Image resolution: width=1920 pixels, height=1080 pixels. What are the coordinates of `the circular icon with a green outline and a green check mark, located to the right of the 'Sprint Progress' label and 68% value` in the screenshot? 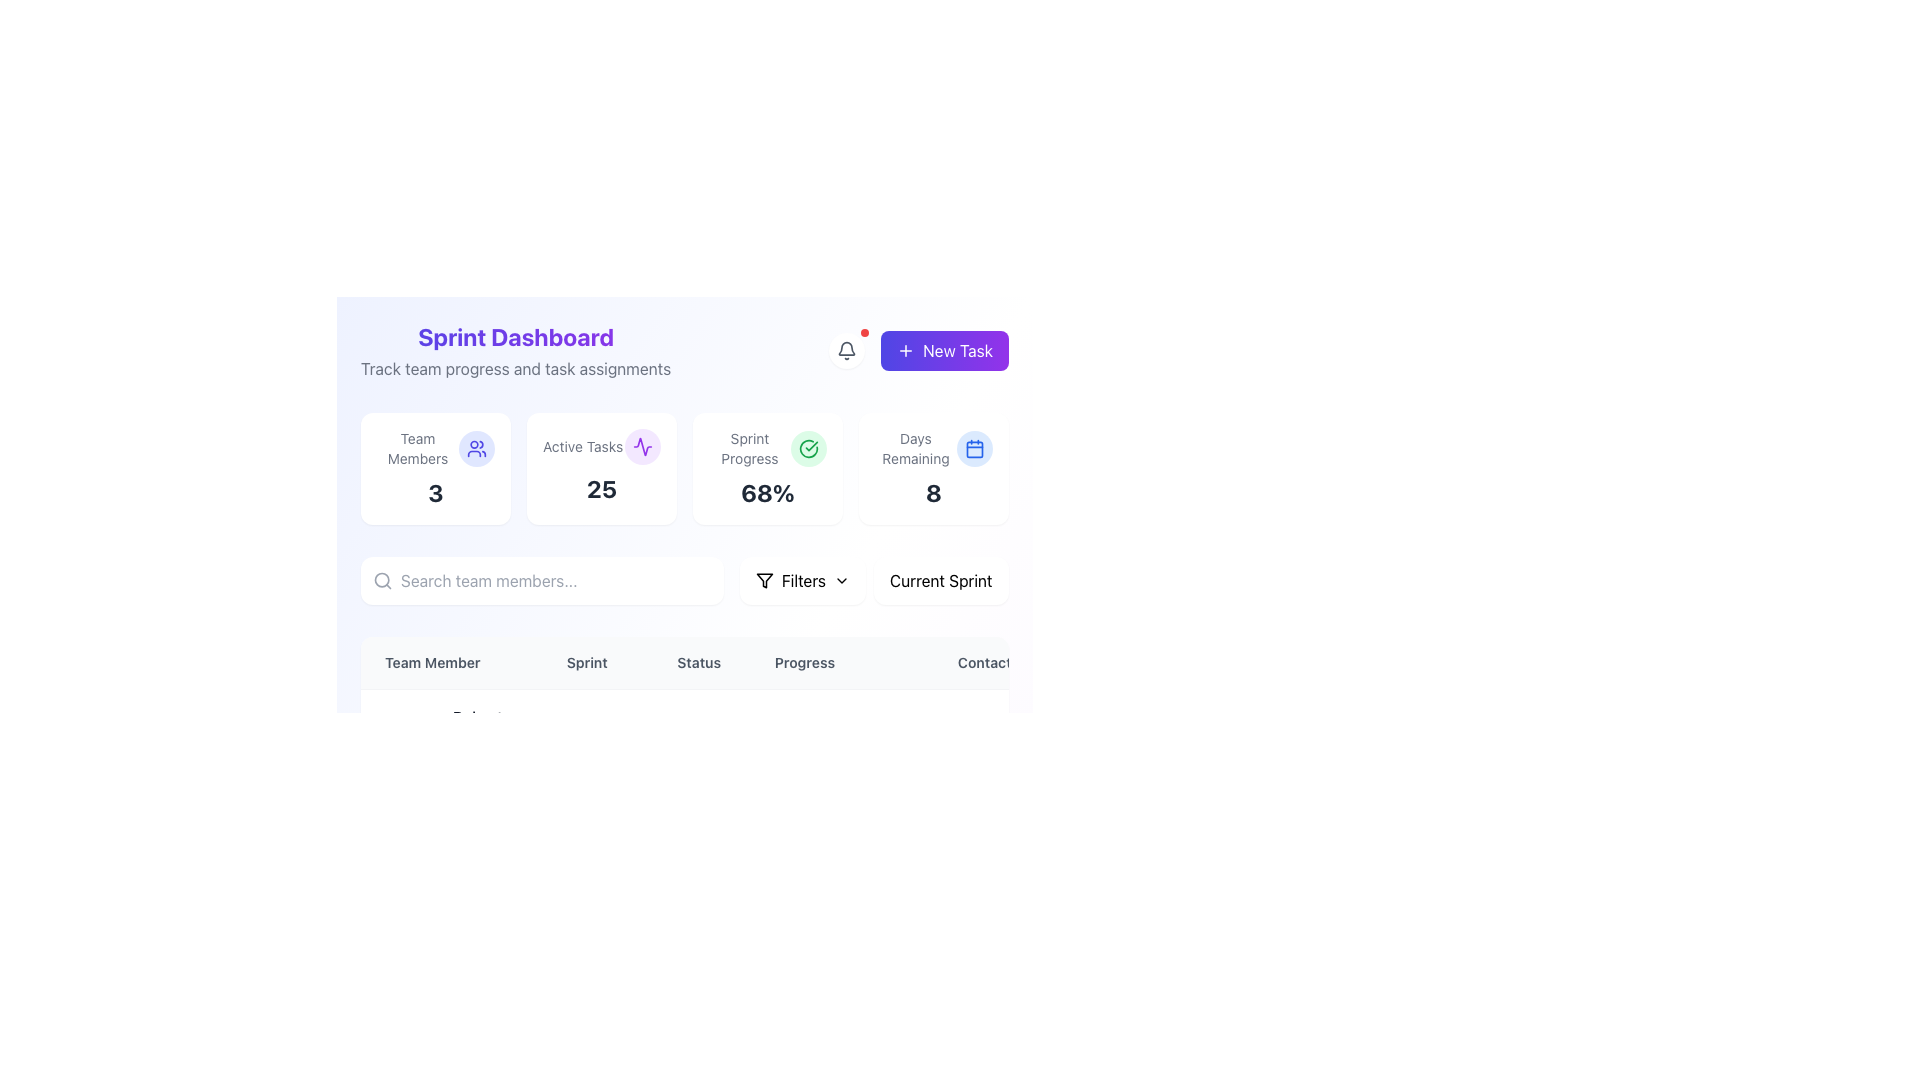 It's located at (809, 447).